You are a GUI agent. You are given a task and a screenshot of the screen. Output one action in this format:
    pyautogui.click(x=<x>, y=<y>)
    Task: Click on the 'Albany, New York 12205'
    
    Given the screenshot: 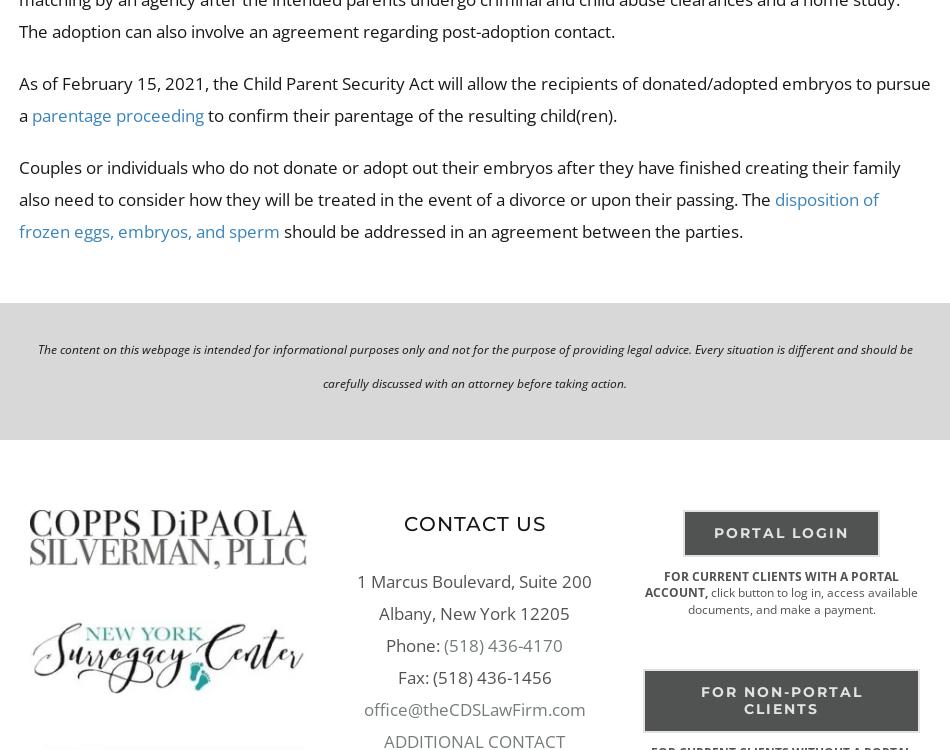 What is the action you would take?
    pyautogui.click(x=473, y=611)
    